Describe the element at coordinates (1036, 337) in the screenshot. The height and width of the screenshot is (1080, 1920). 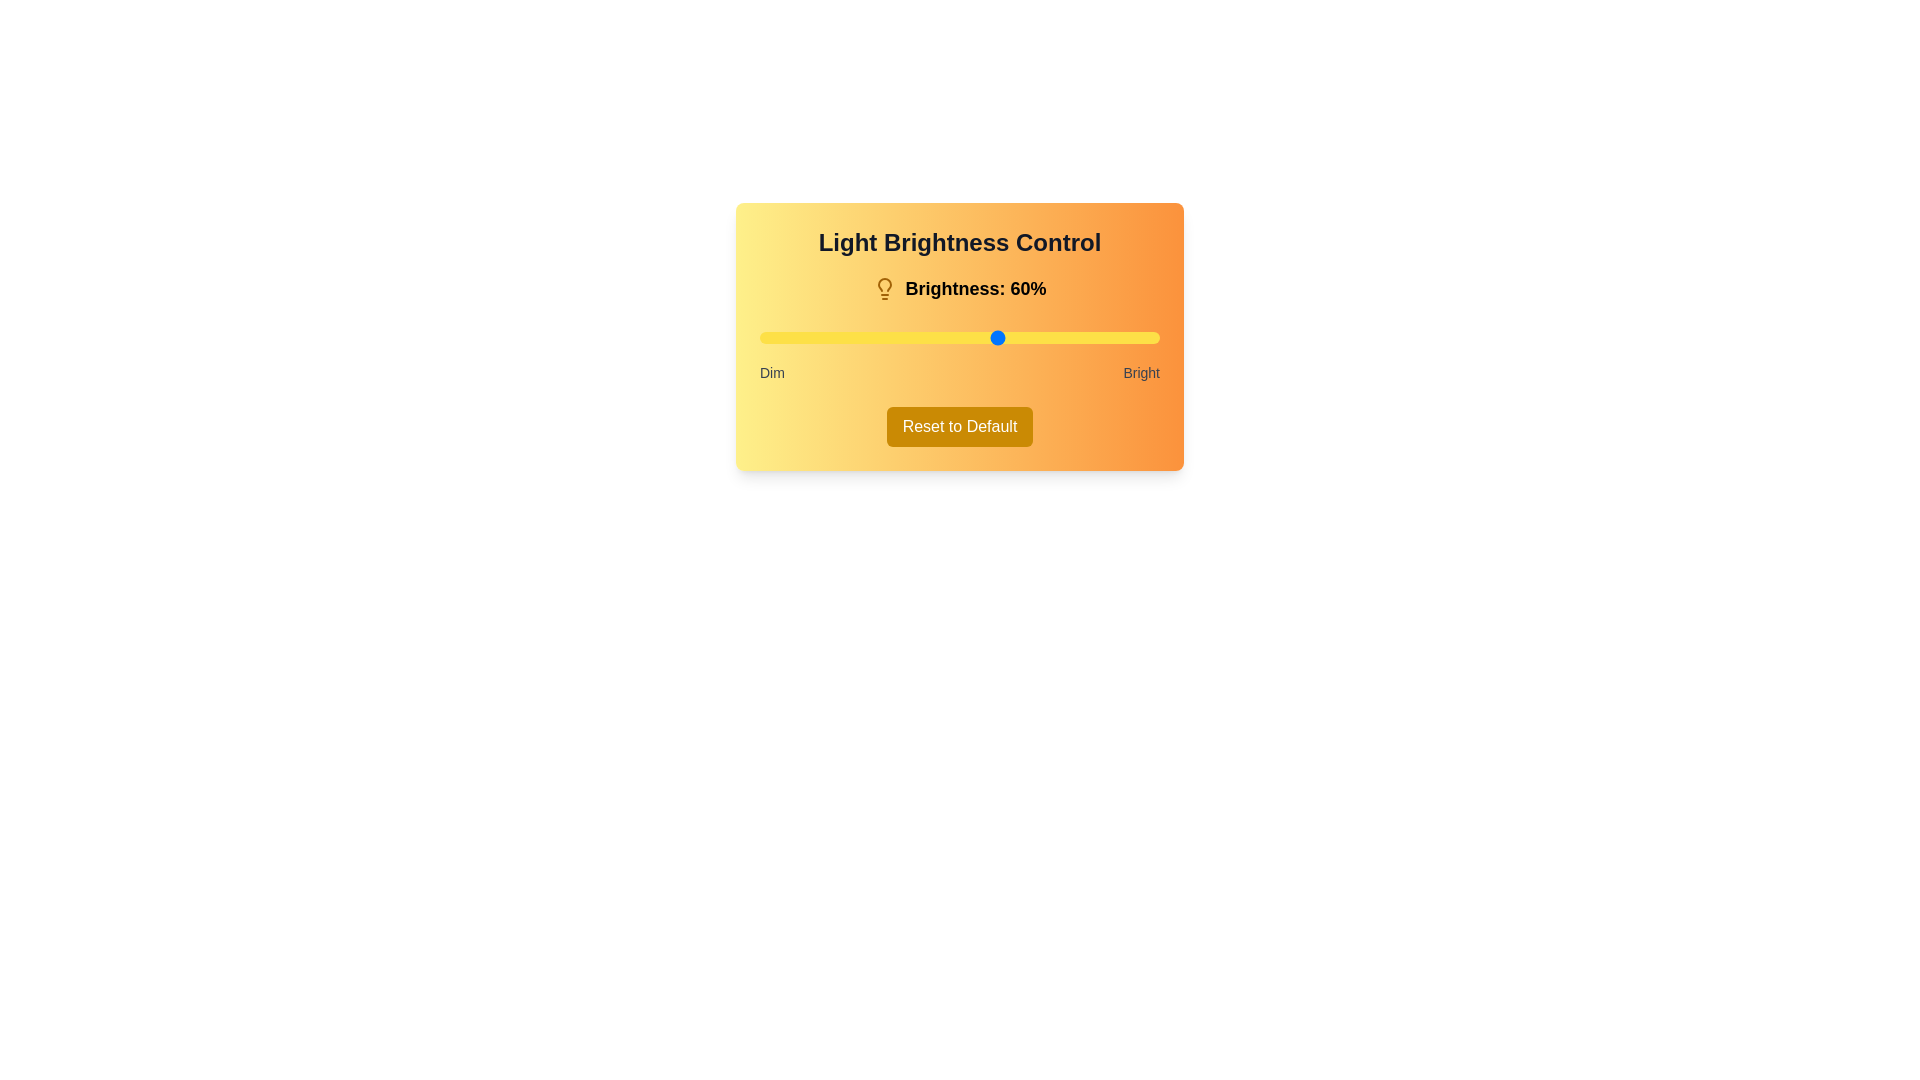
I see `the brightness to 69% using the slider` at that location.